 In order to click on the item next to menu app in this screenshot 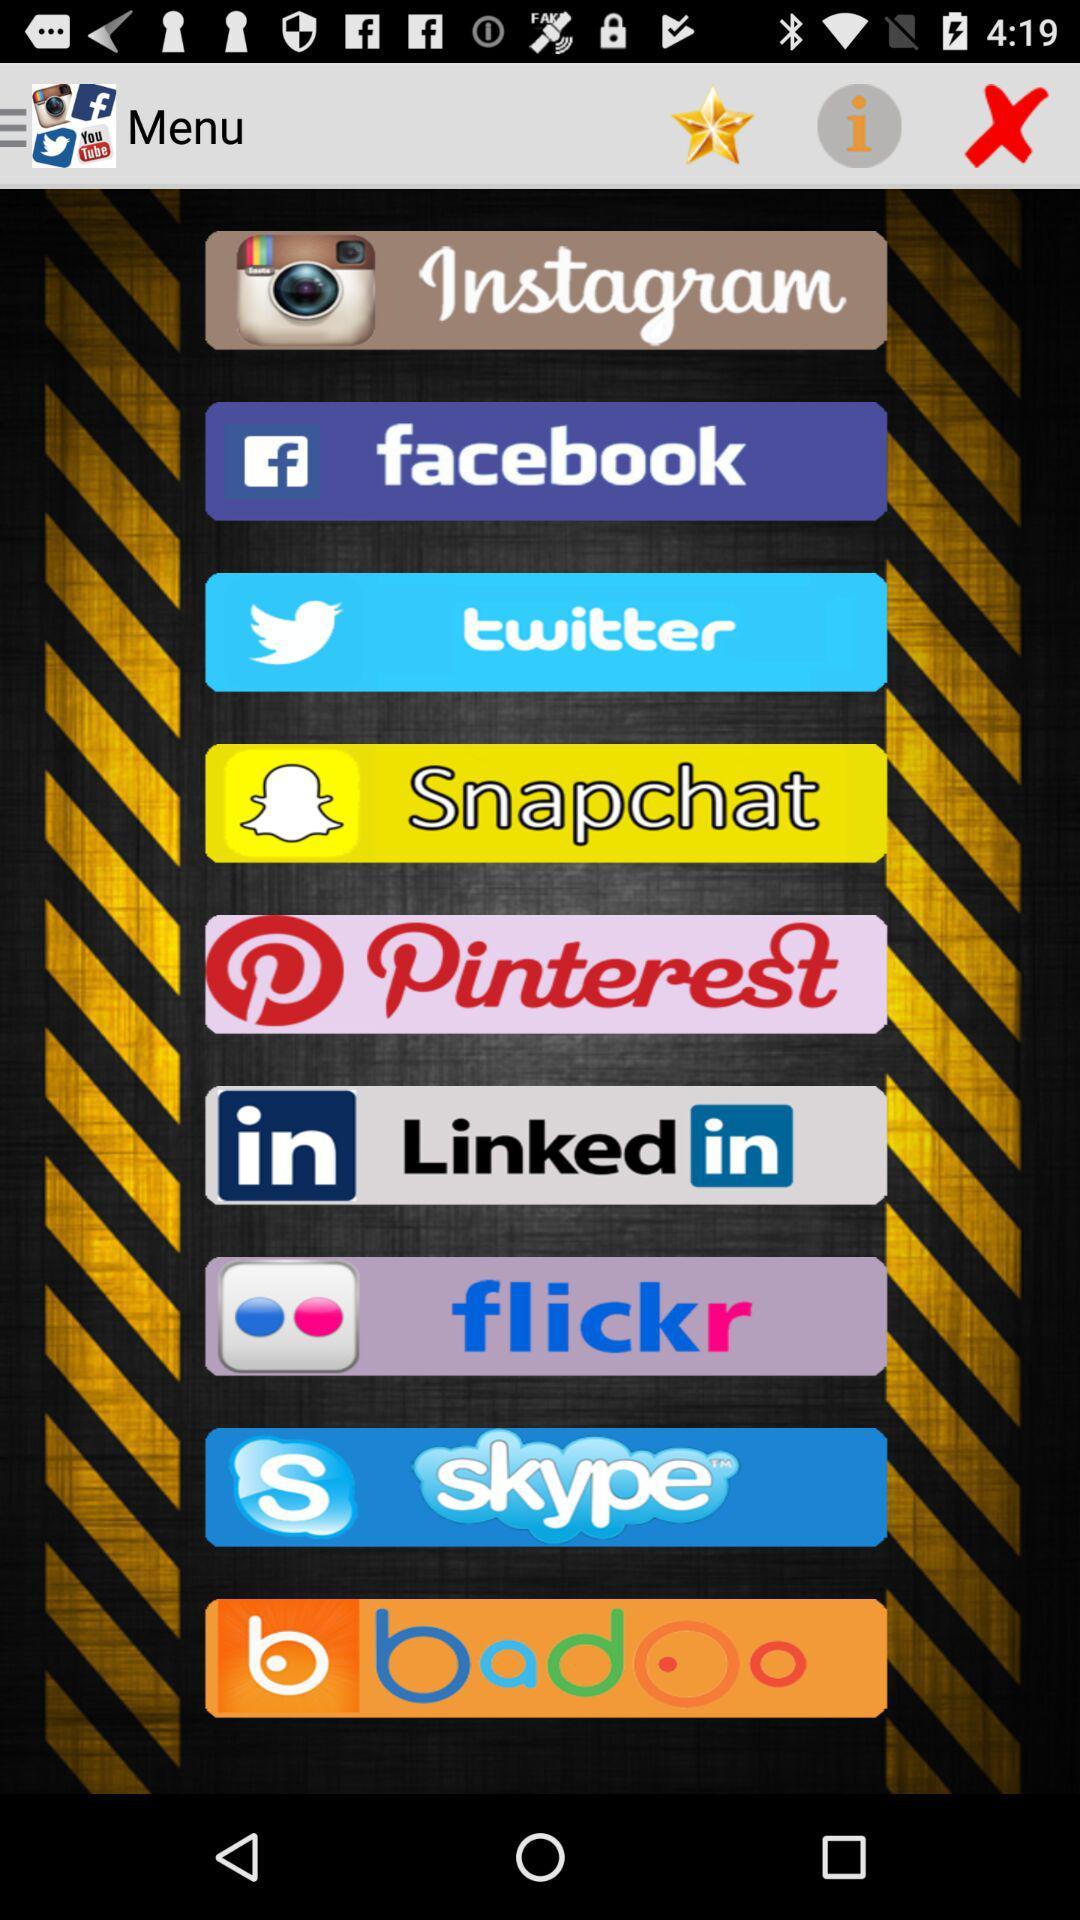, I will do `click(711, 124)`.